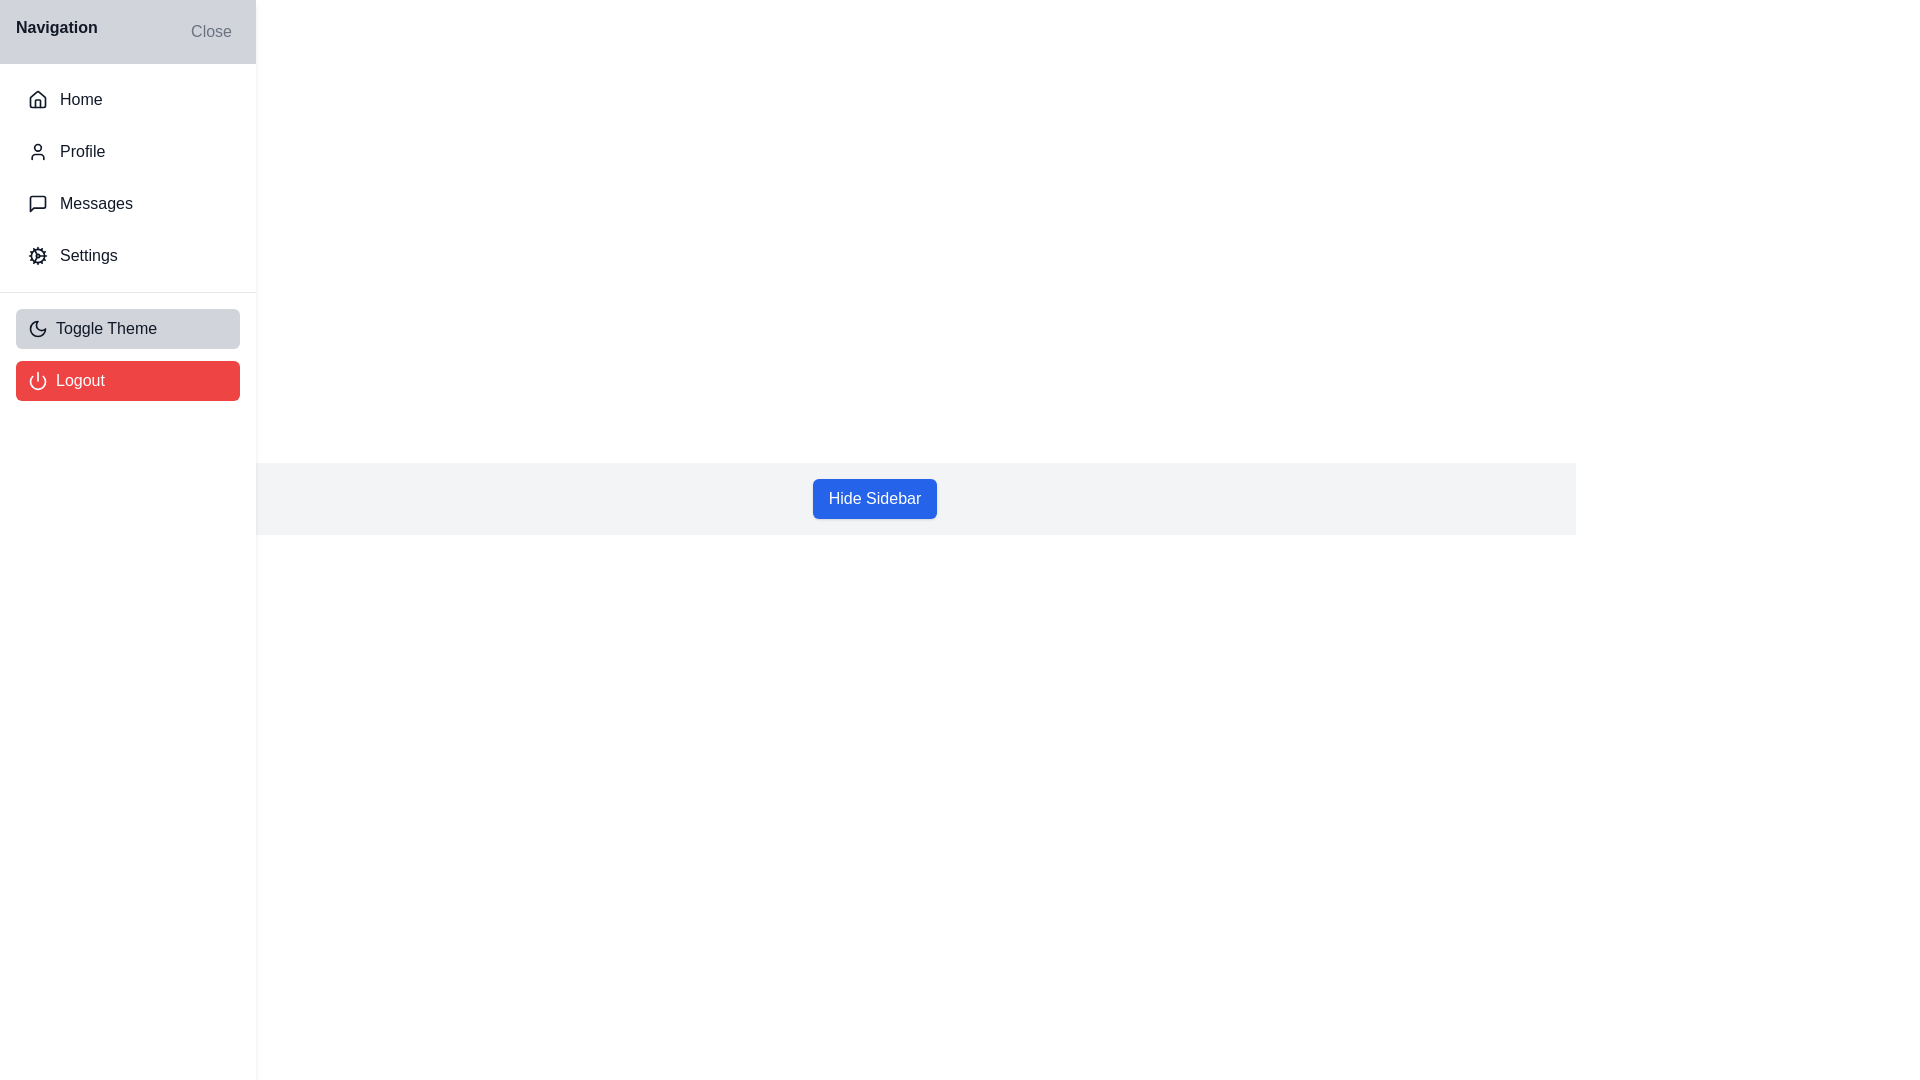 Image resolution: width=1920 pixels, height=1080 pixels. Describe the element at coordinates (38, 254) in the screenshot. I see `the cogwheel icon, styled in dark color, located to the left of the 'Settings' text in the navigation sidebar` at that location.